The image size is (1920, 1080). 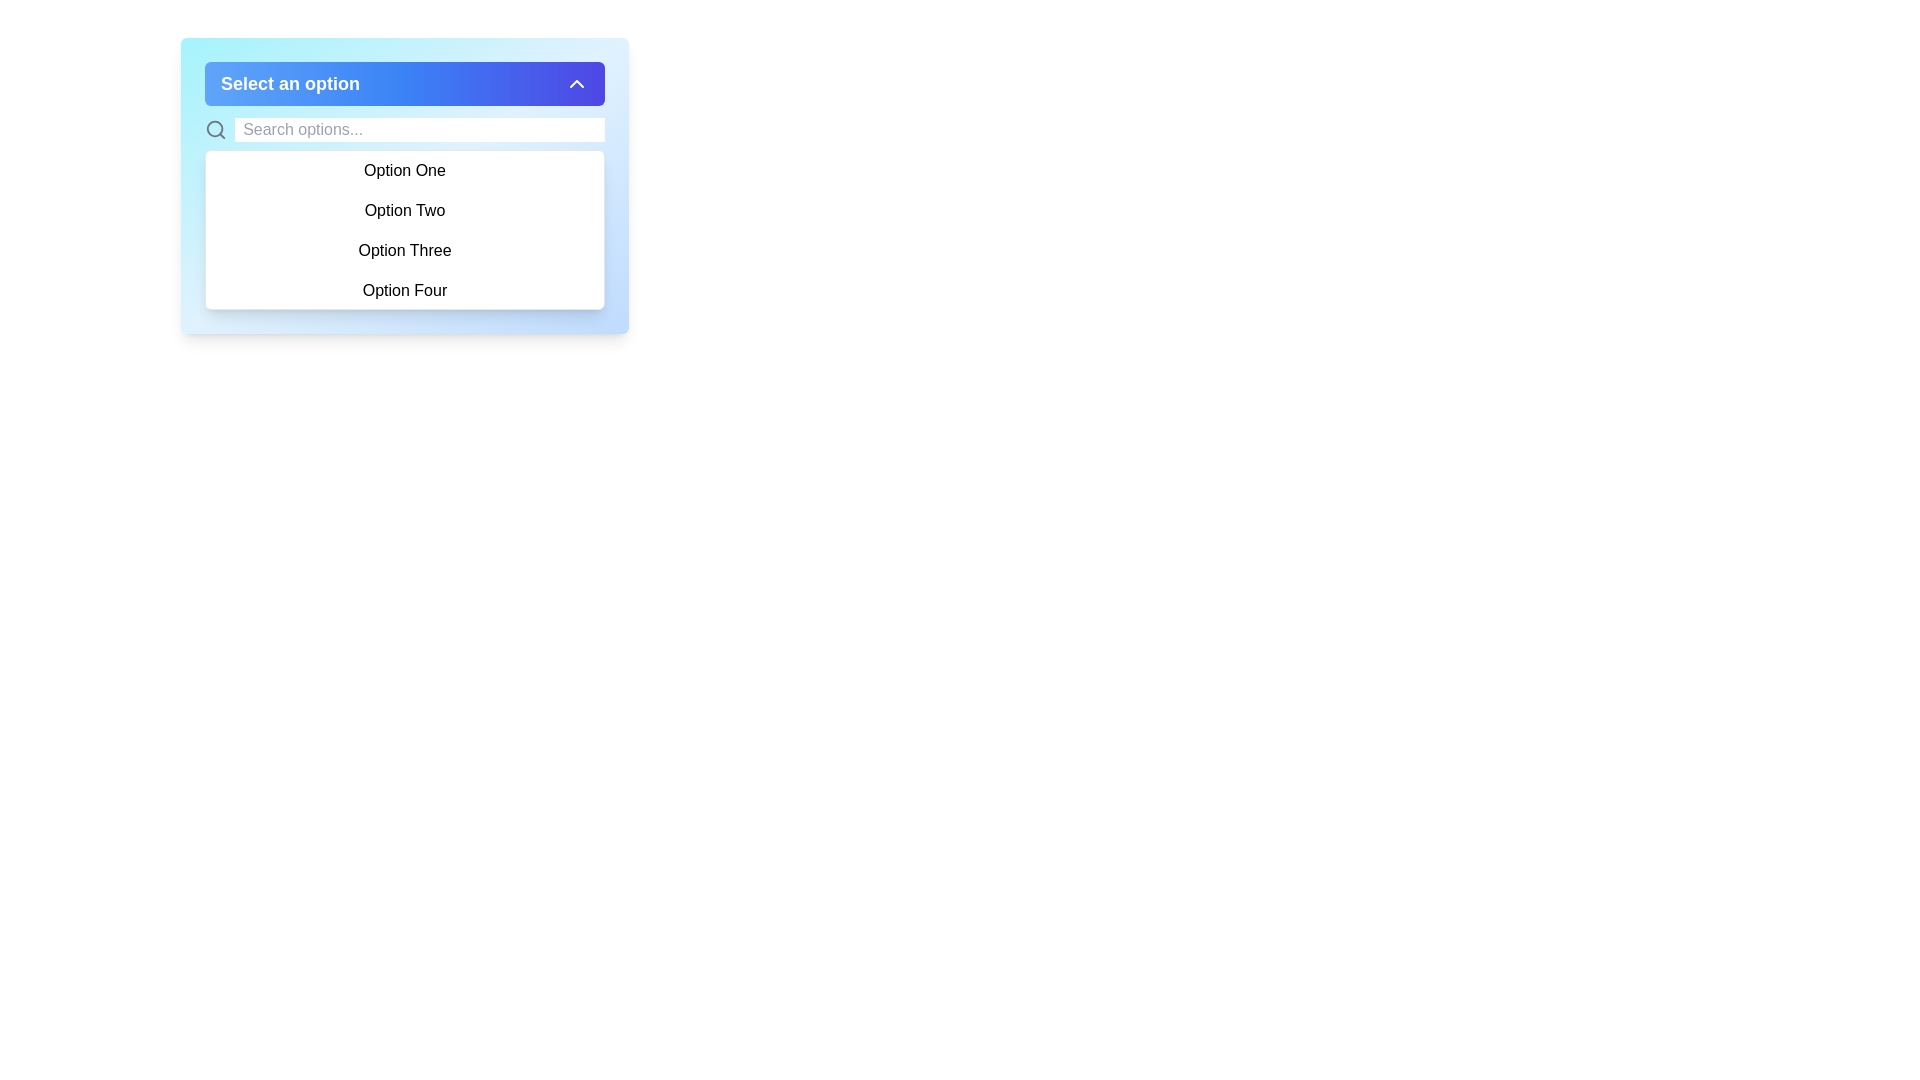 I want to click on the second option in the dropdown list, labeled 'Option Two', so click(x=403, y=185).